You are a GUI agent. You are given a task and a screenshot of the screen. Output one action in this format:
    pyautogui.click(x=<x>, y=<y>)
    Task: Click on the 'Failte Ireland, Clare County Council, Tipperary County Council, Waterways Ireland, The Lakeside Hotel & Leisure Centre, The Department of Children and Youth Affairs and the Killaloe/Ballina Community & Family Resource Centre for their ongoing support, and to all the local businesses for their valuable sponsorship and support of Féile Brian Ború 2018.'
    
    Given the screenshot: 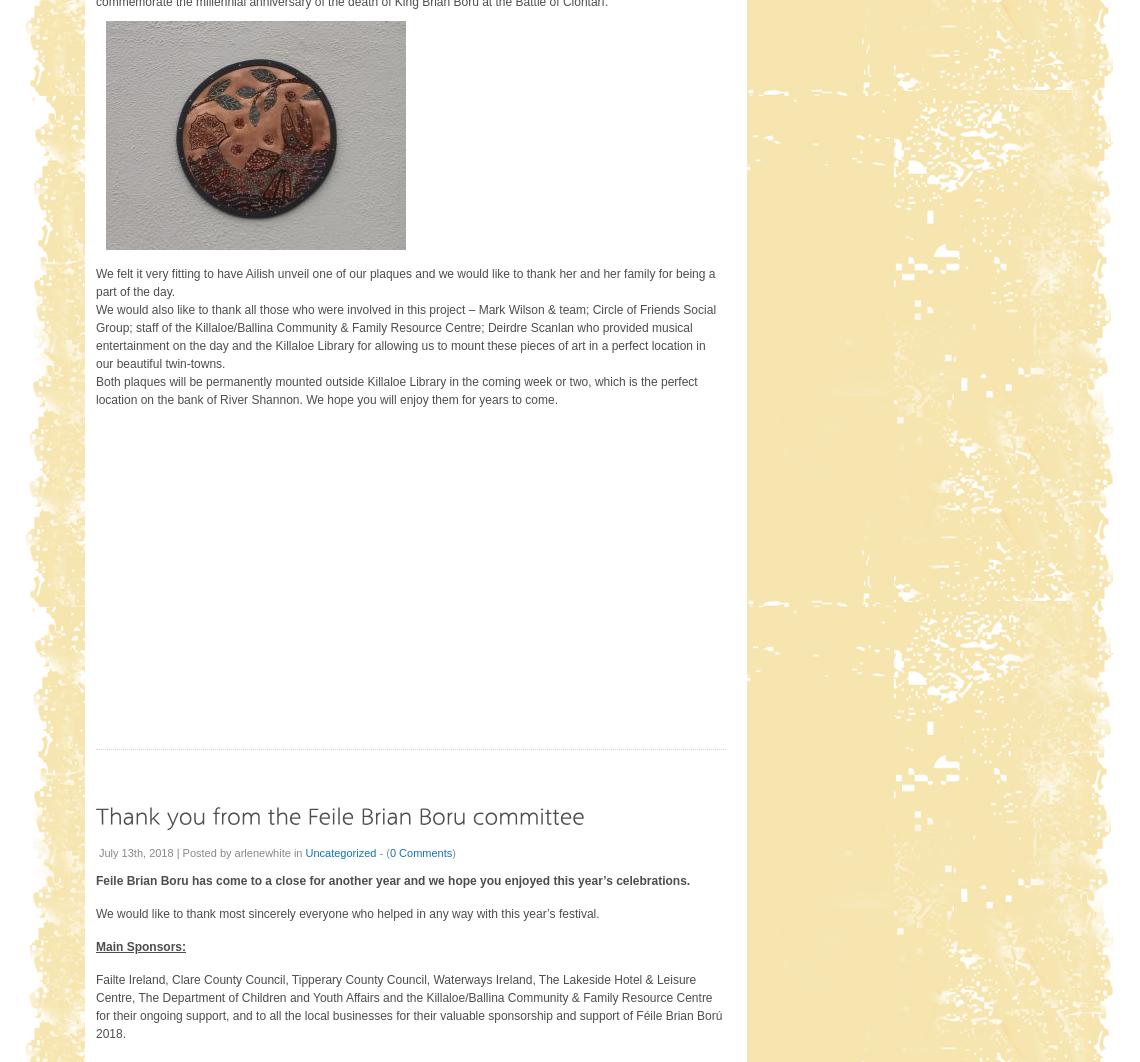 What is the action you would take?
    pyautogui.click(x=94, y=1005)
    